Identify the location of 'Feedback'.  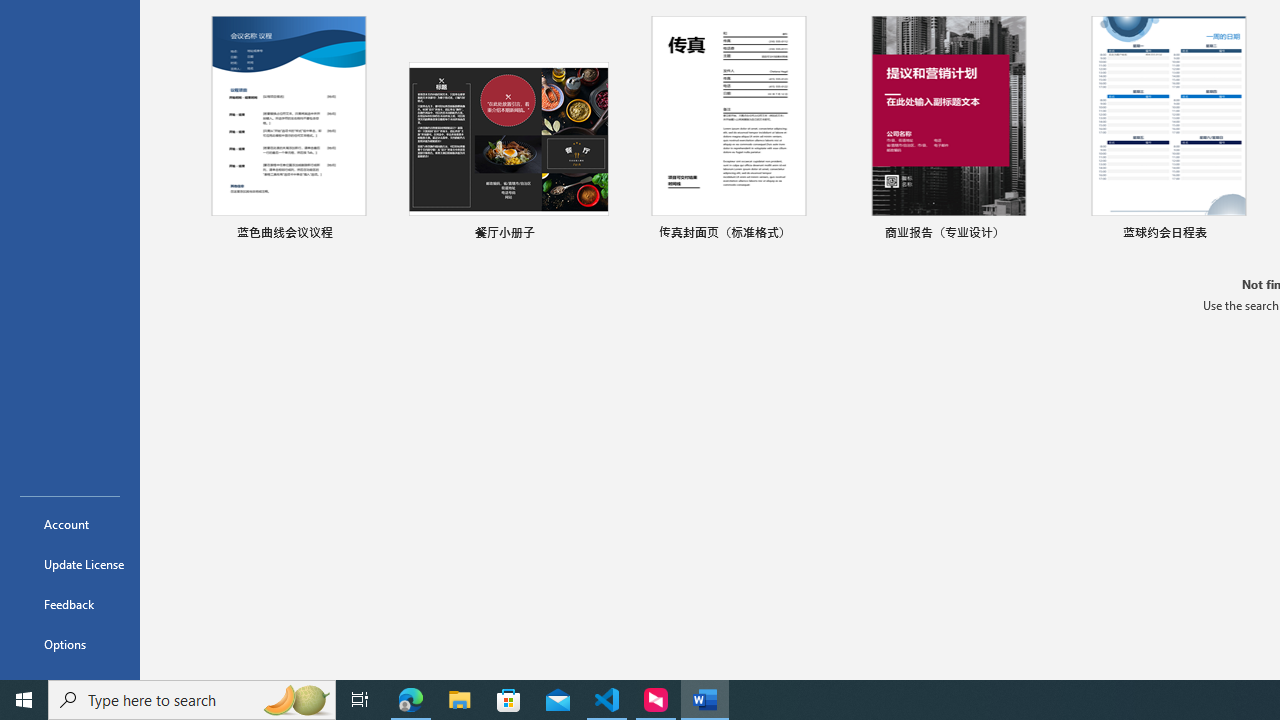
(69, 603).